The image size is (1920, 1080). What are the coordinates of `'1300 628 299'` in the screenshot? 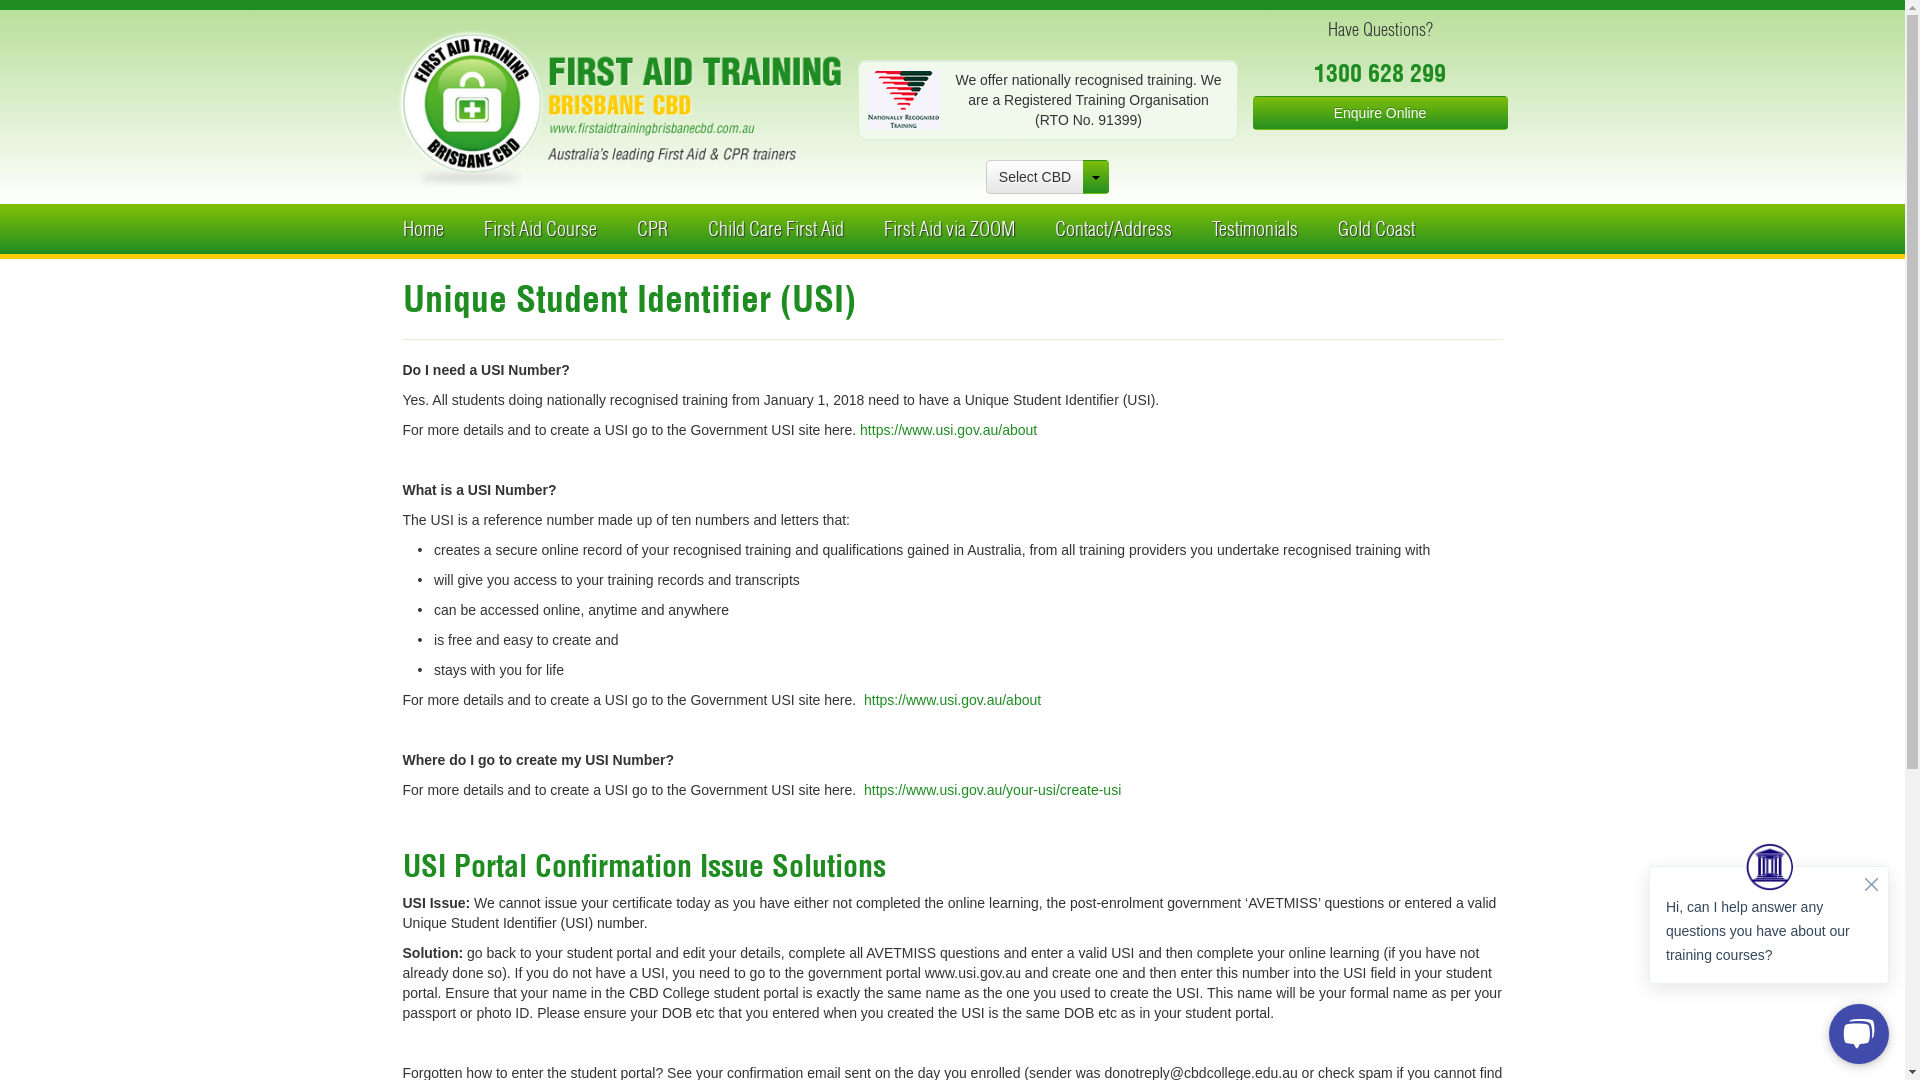 It's located at (1379, 72).